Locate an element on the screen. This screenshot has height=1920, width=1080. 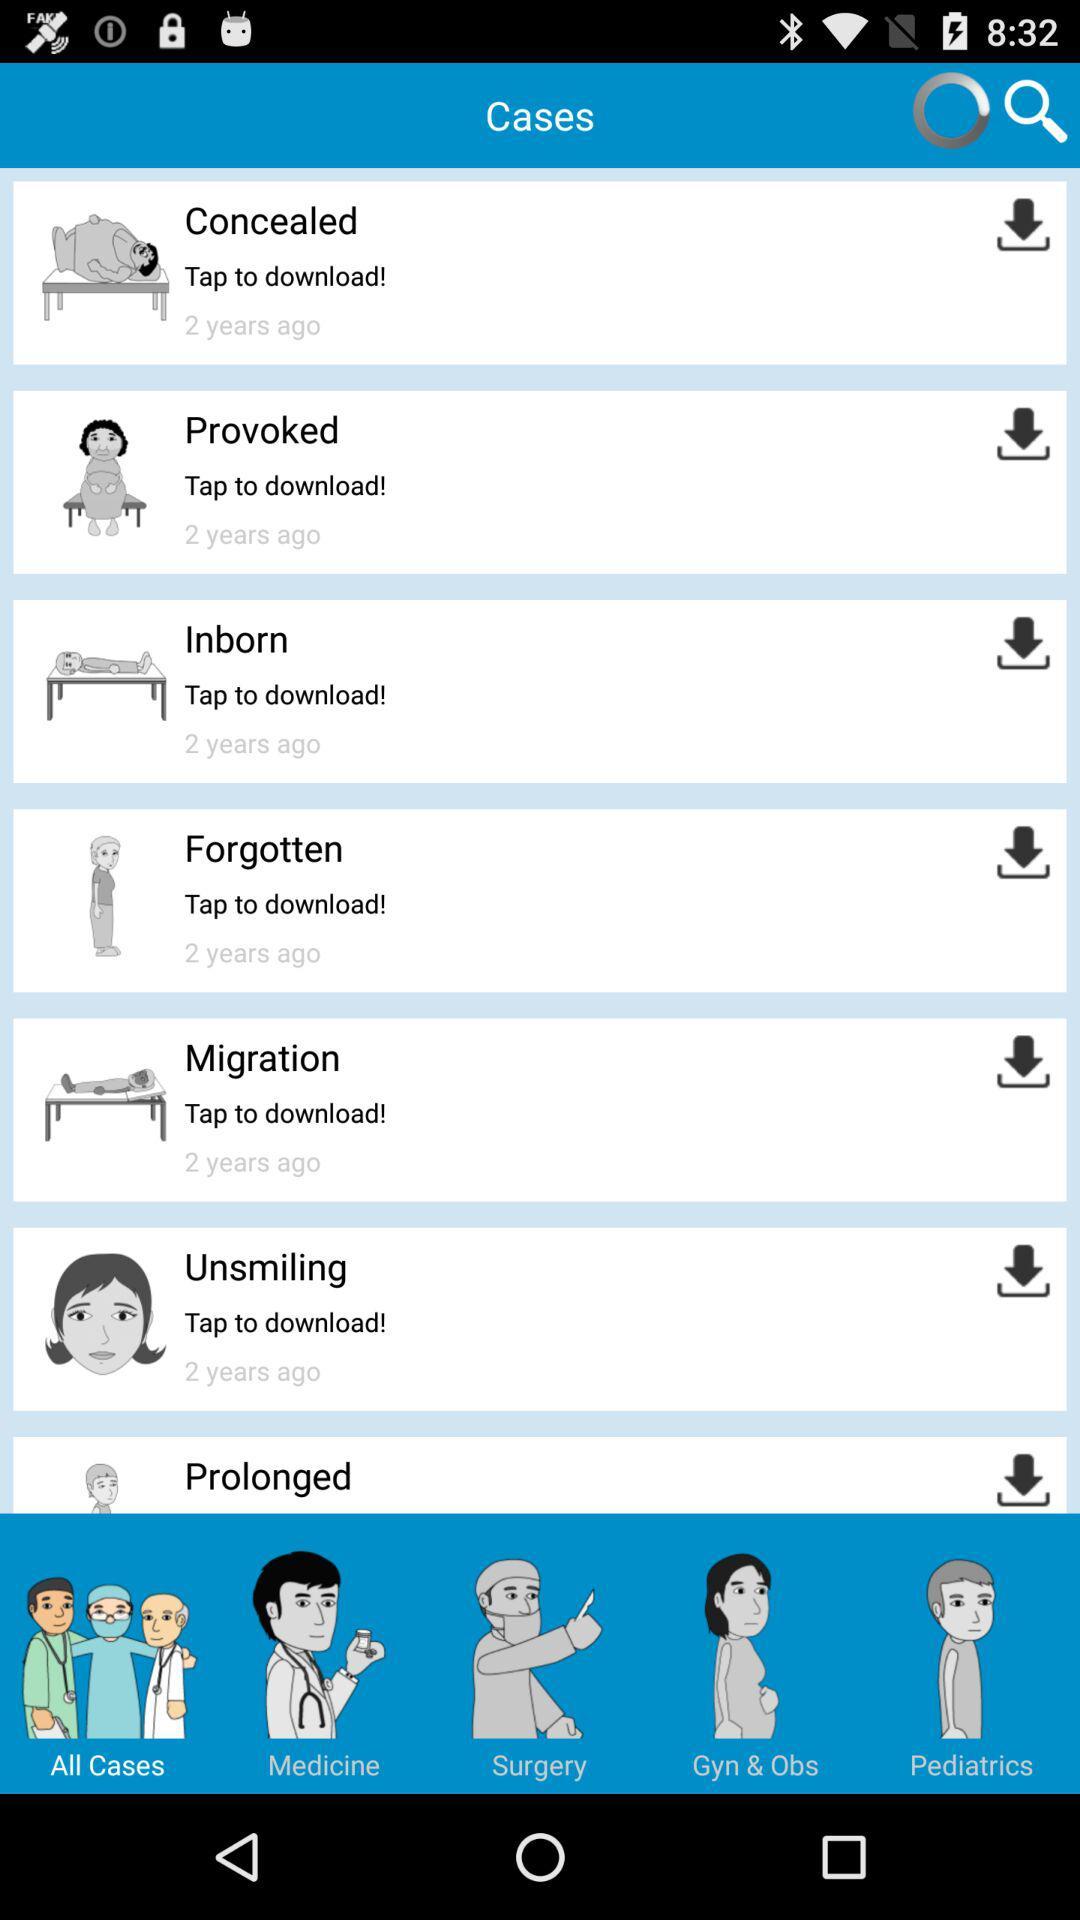
prolonged is located at coordinates (267, 1475).